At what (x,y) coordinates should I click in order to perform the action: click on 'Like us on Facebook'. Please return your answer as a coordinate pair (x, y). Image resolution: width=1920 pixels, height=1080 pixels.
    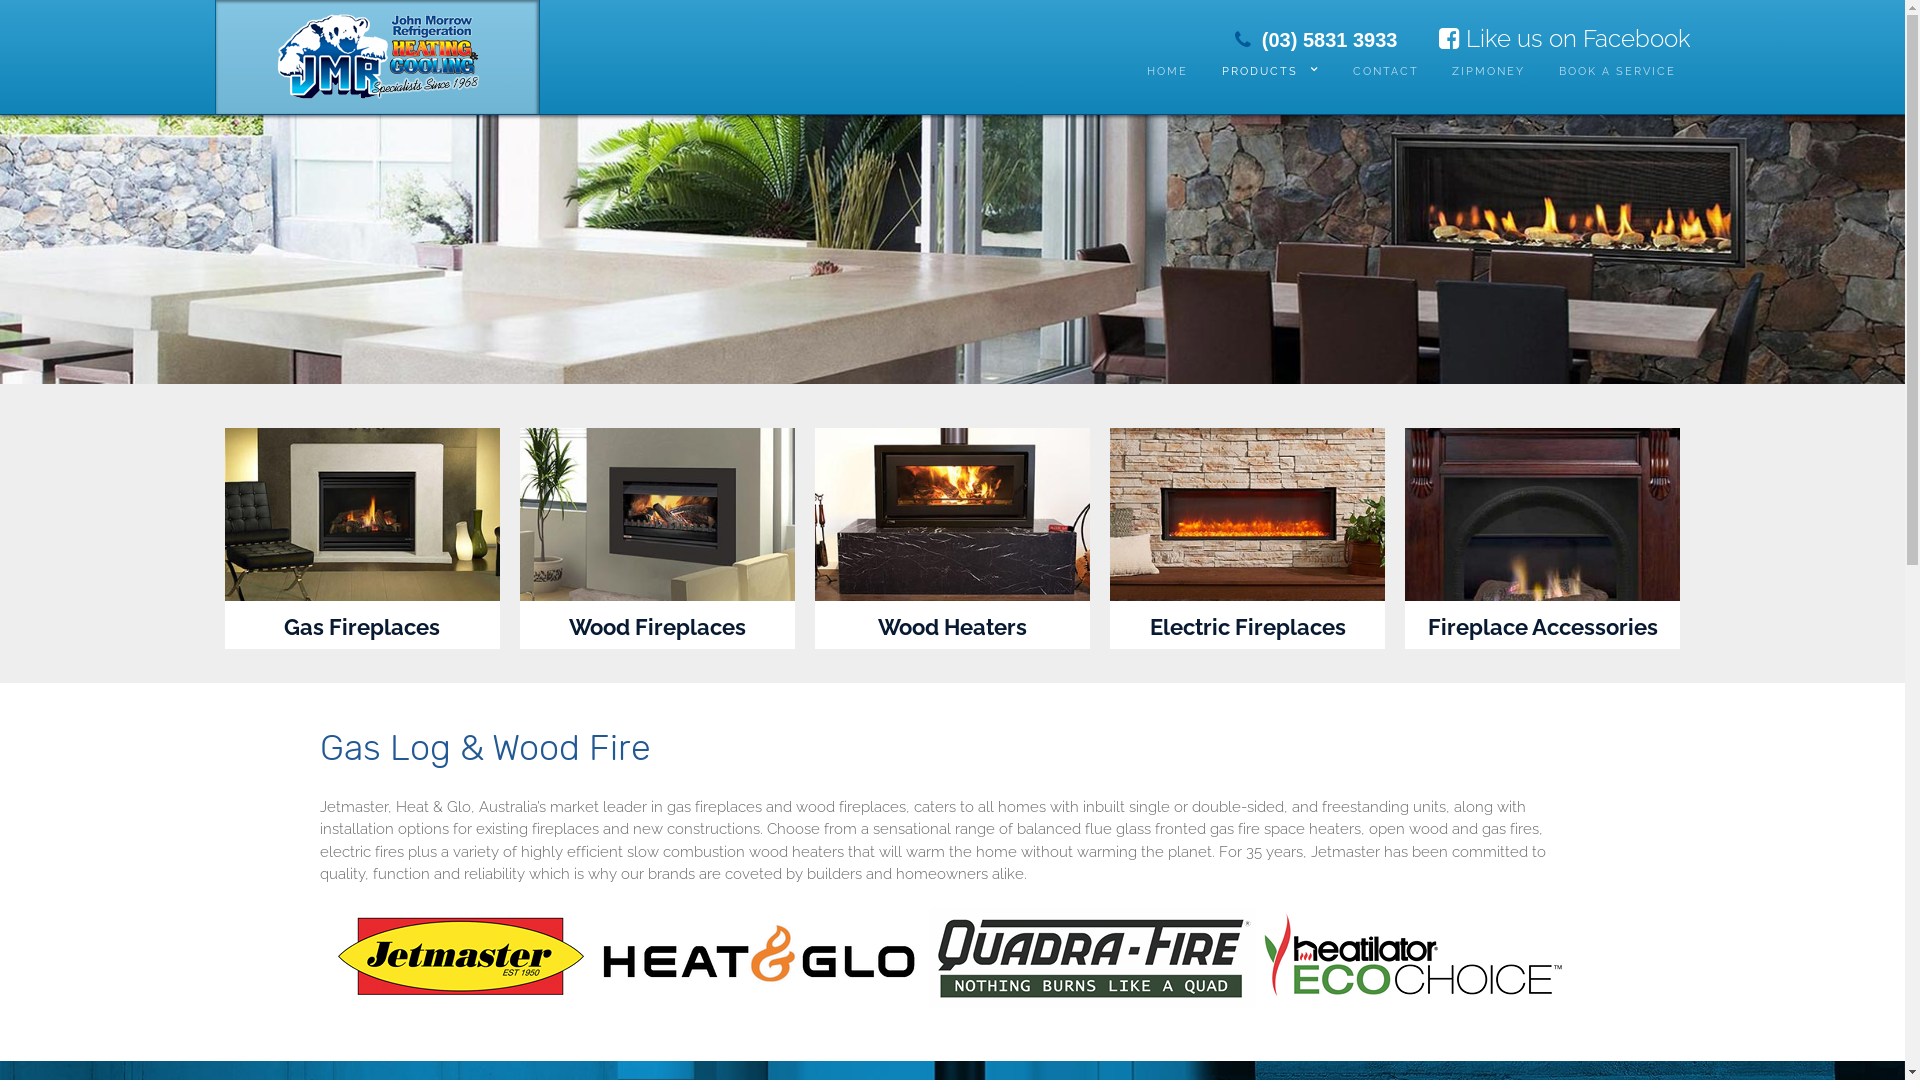
    Looking at the image, I should click on (1563, 38).